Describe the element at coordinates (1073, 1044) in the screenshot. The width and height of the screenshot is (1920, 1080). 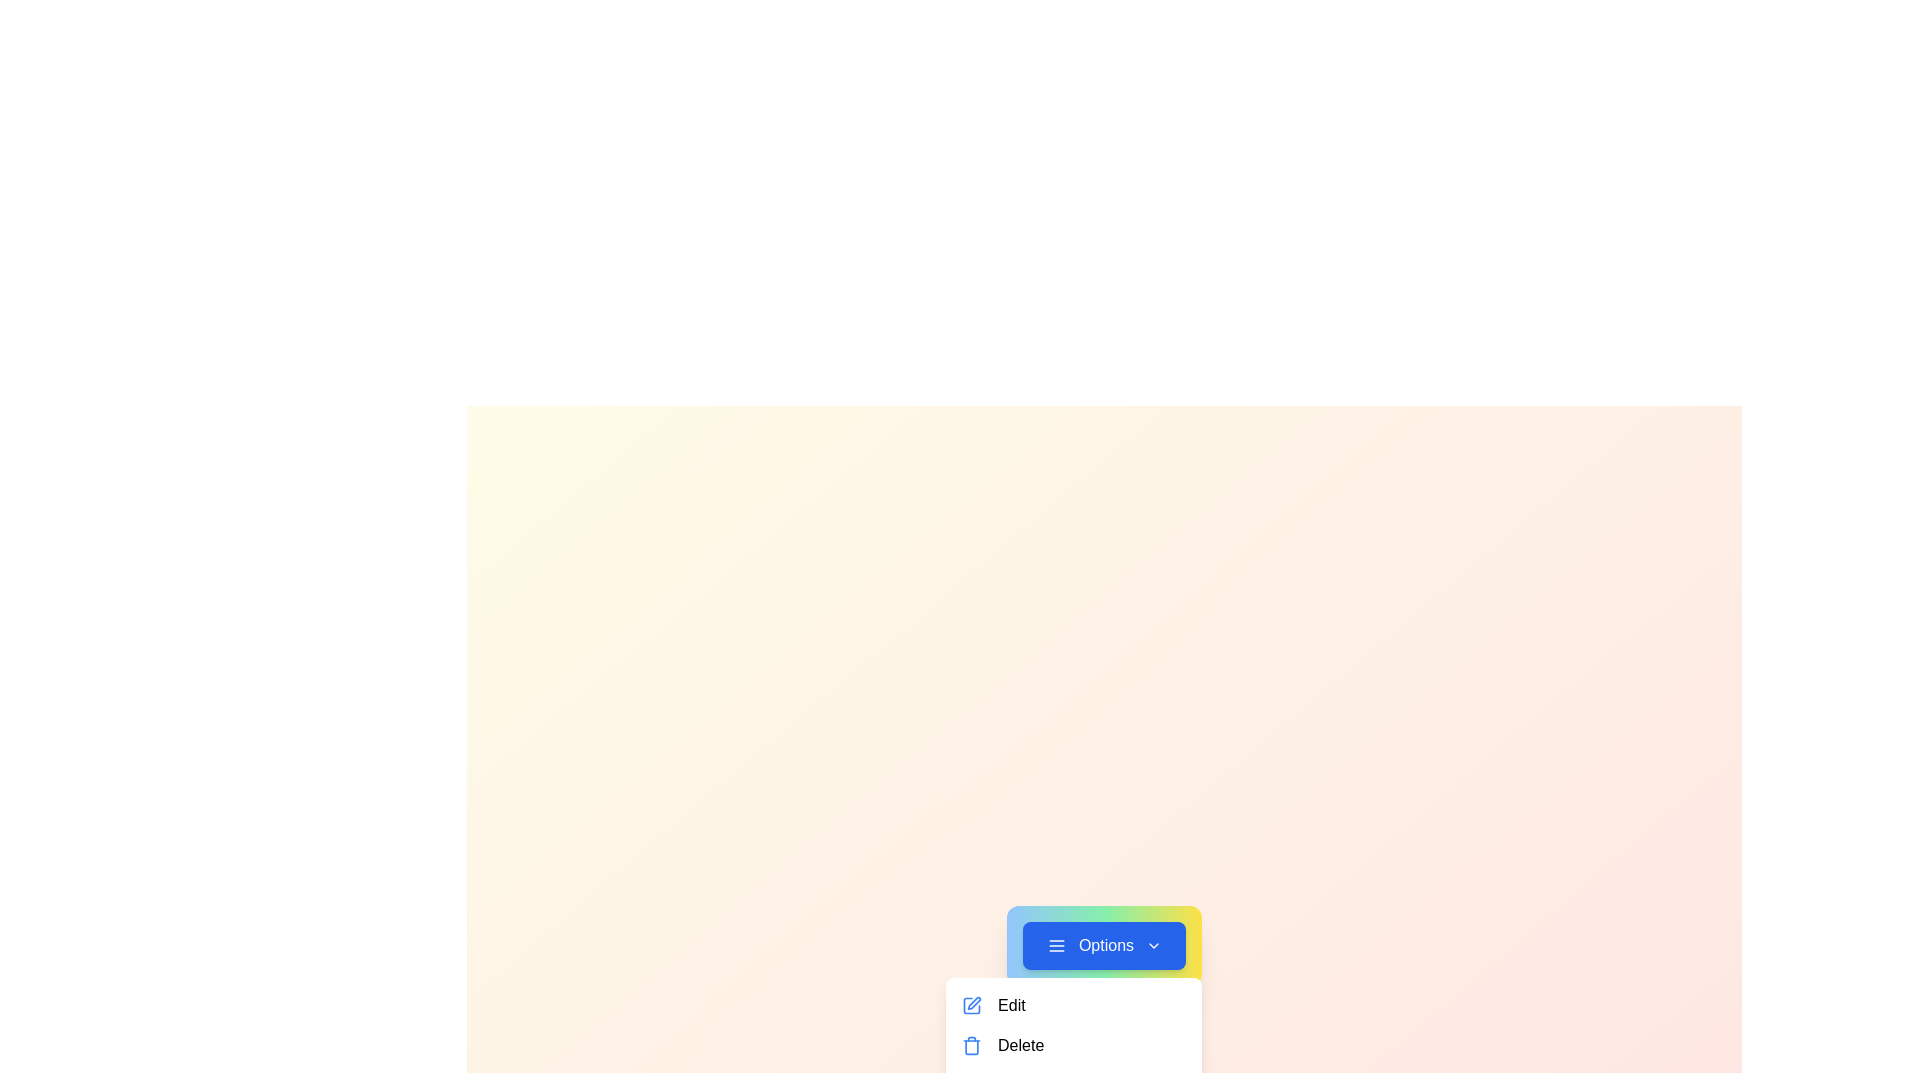
I see `the menu option Delete` at that location.